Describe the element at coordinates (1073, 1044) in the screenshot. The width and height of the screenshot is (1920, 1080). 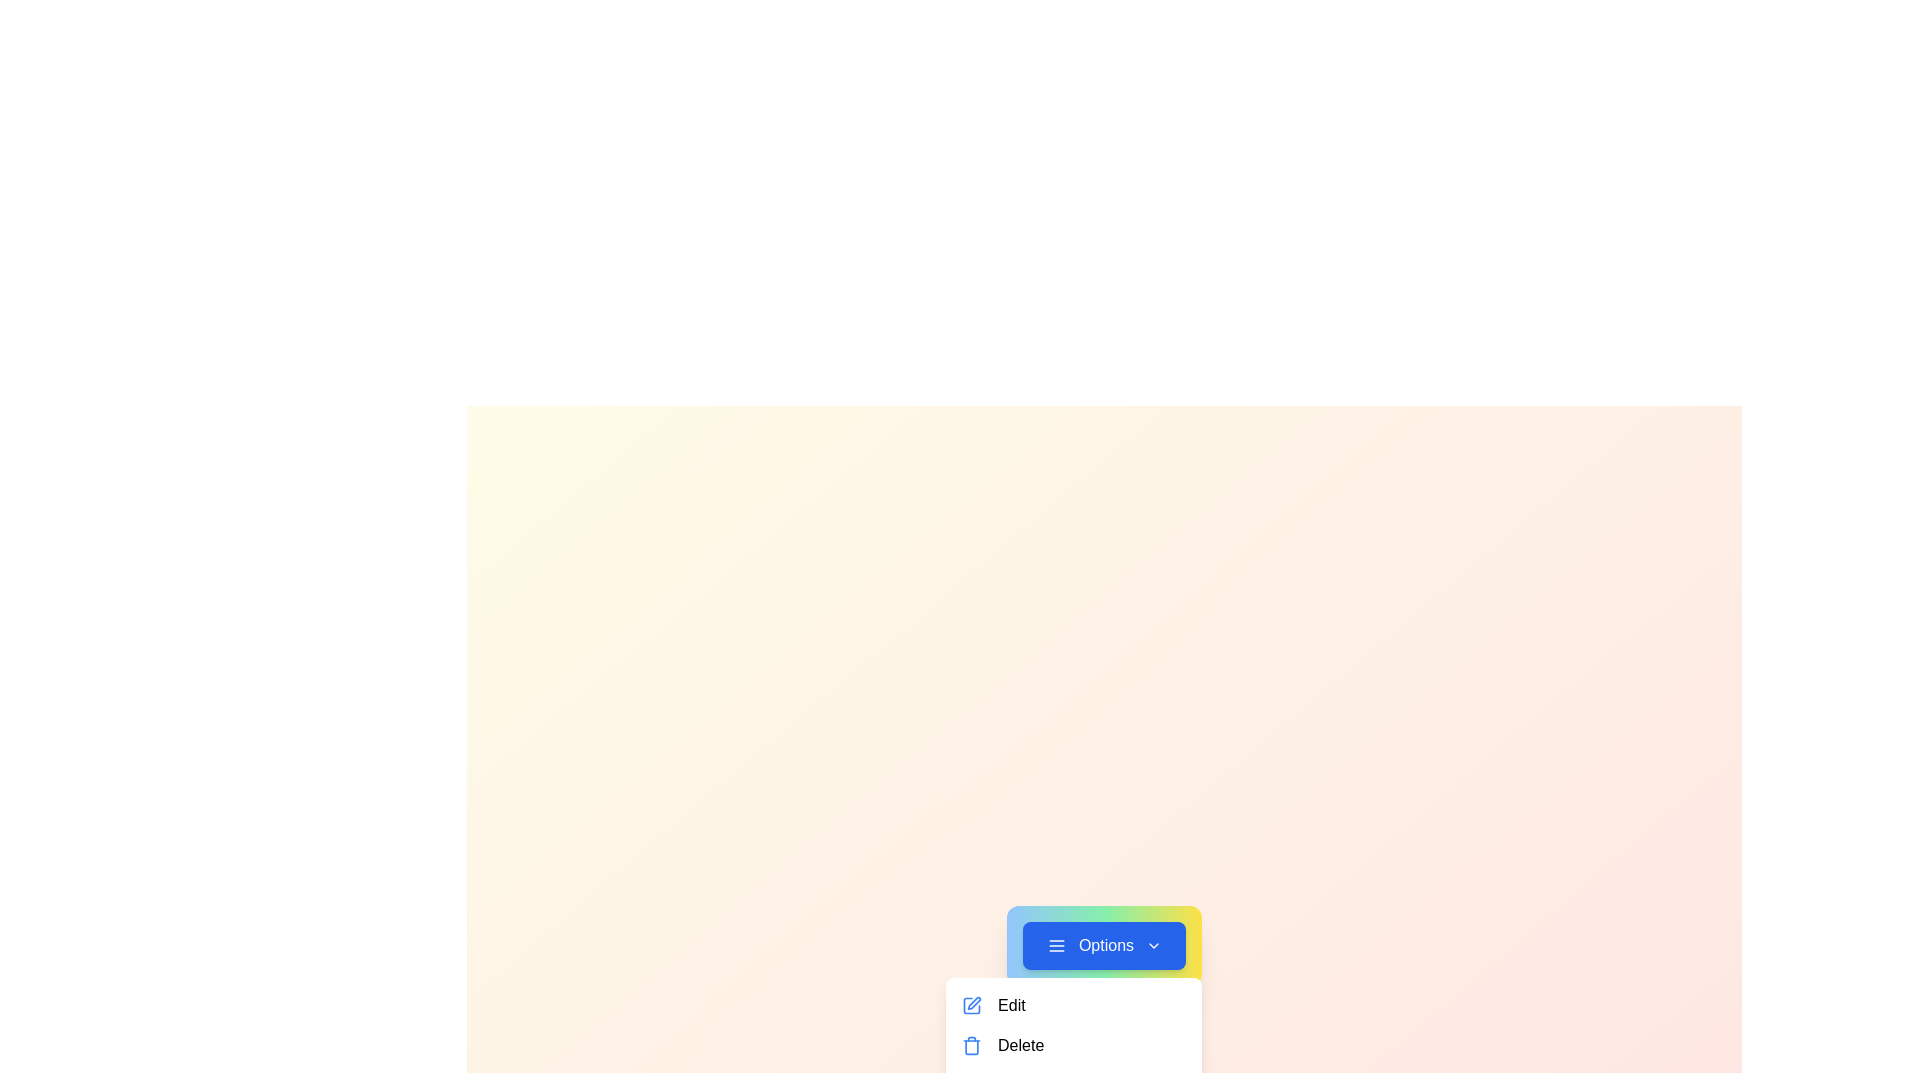
I see `the menu option Delete` at that location.